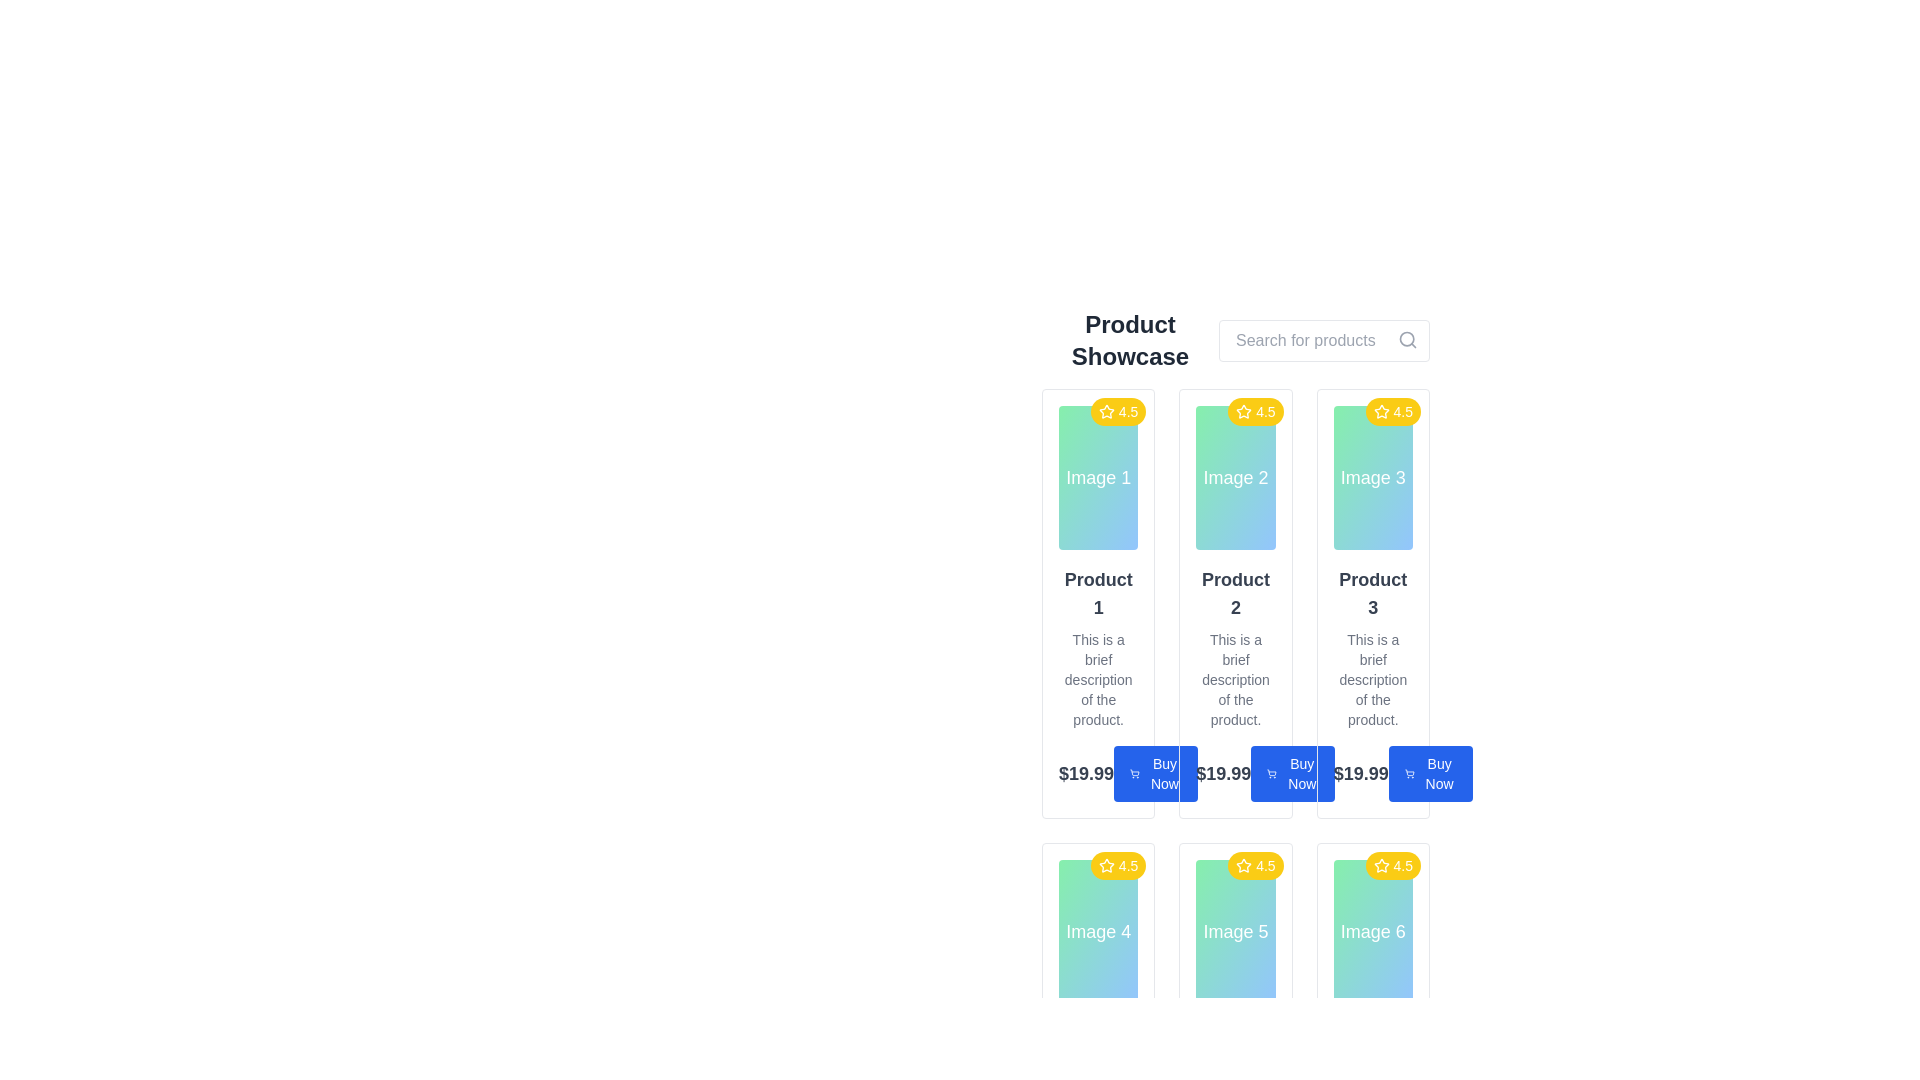 This screenshot has width=1920, height=1080. What do you see at coordinates (1097, 932) in the screenshot?
I see `the 'Image 4' text label, which is styled with a large white font on a green to blue gradient background, located in the first card of the second row in the grid` at bounding box center [1097, 932].